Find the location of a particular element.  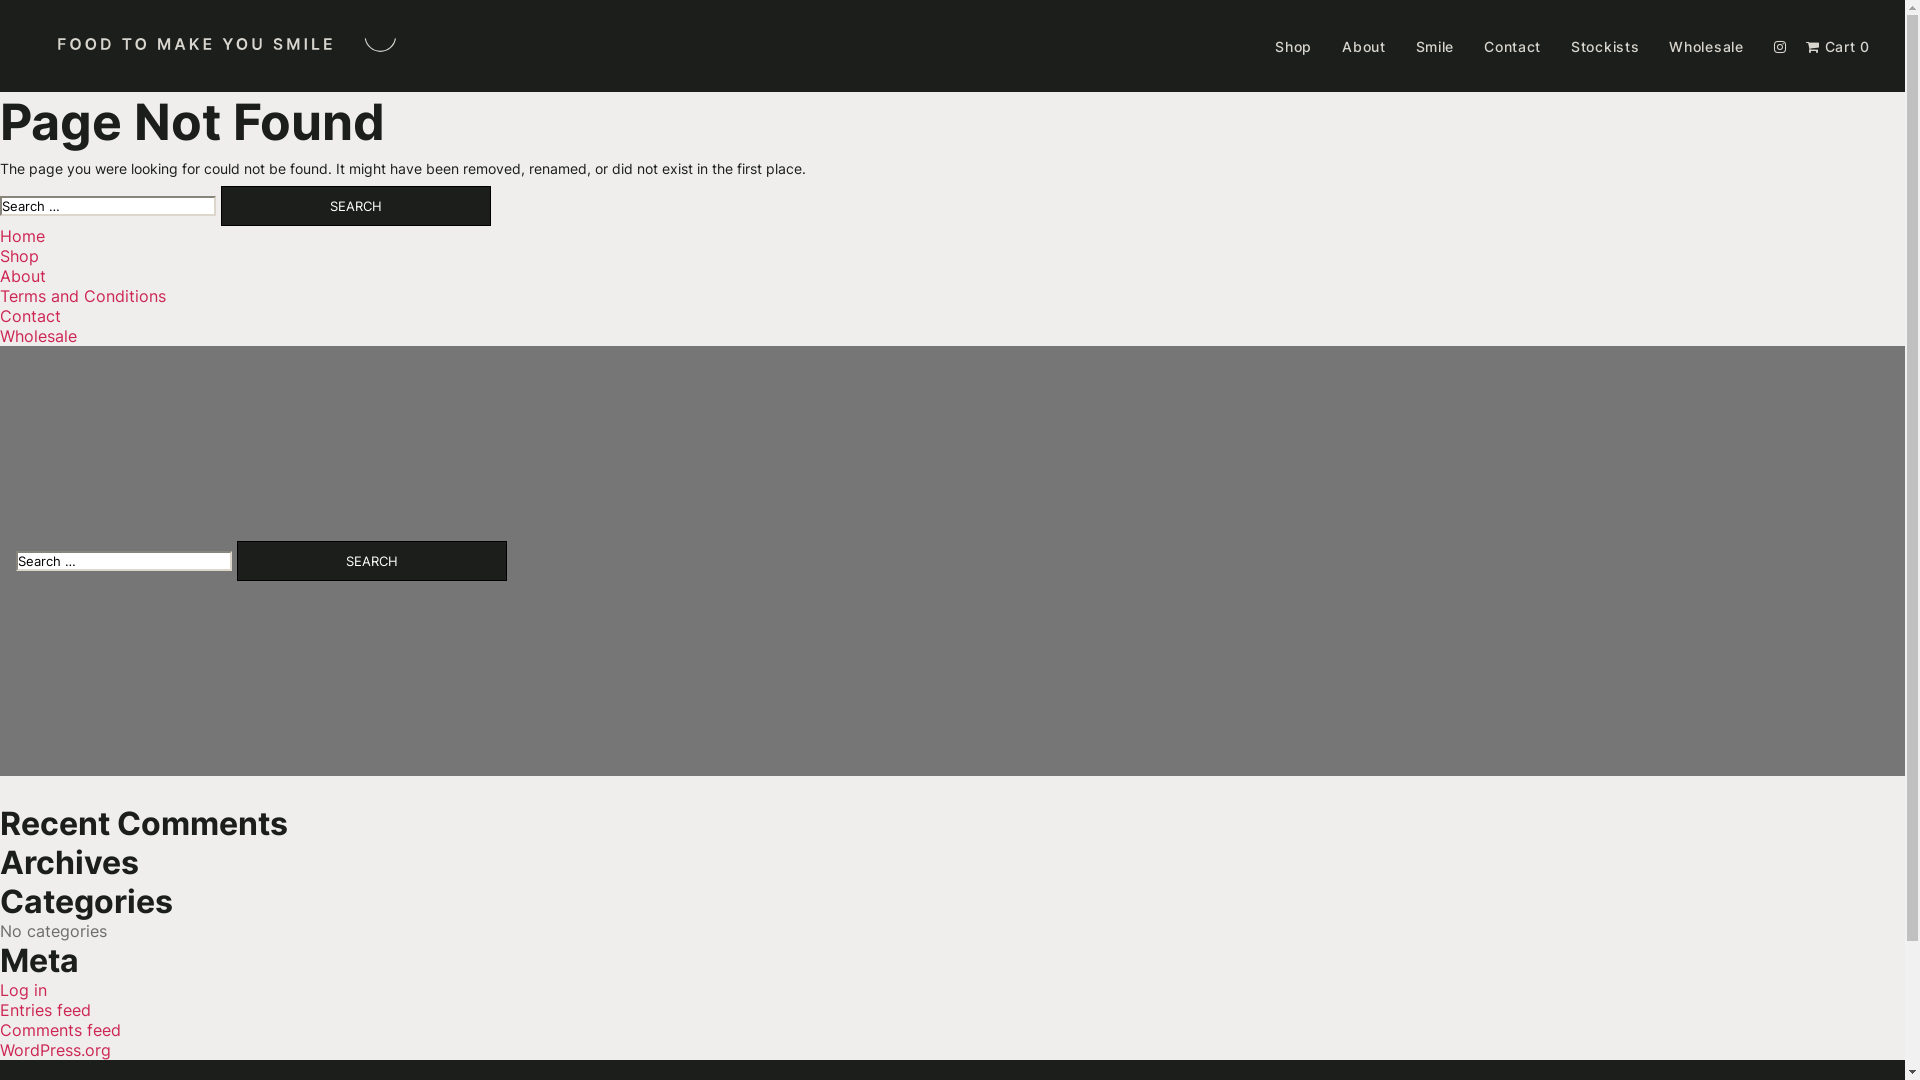

'About' is located at coordinates (1362, 45).